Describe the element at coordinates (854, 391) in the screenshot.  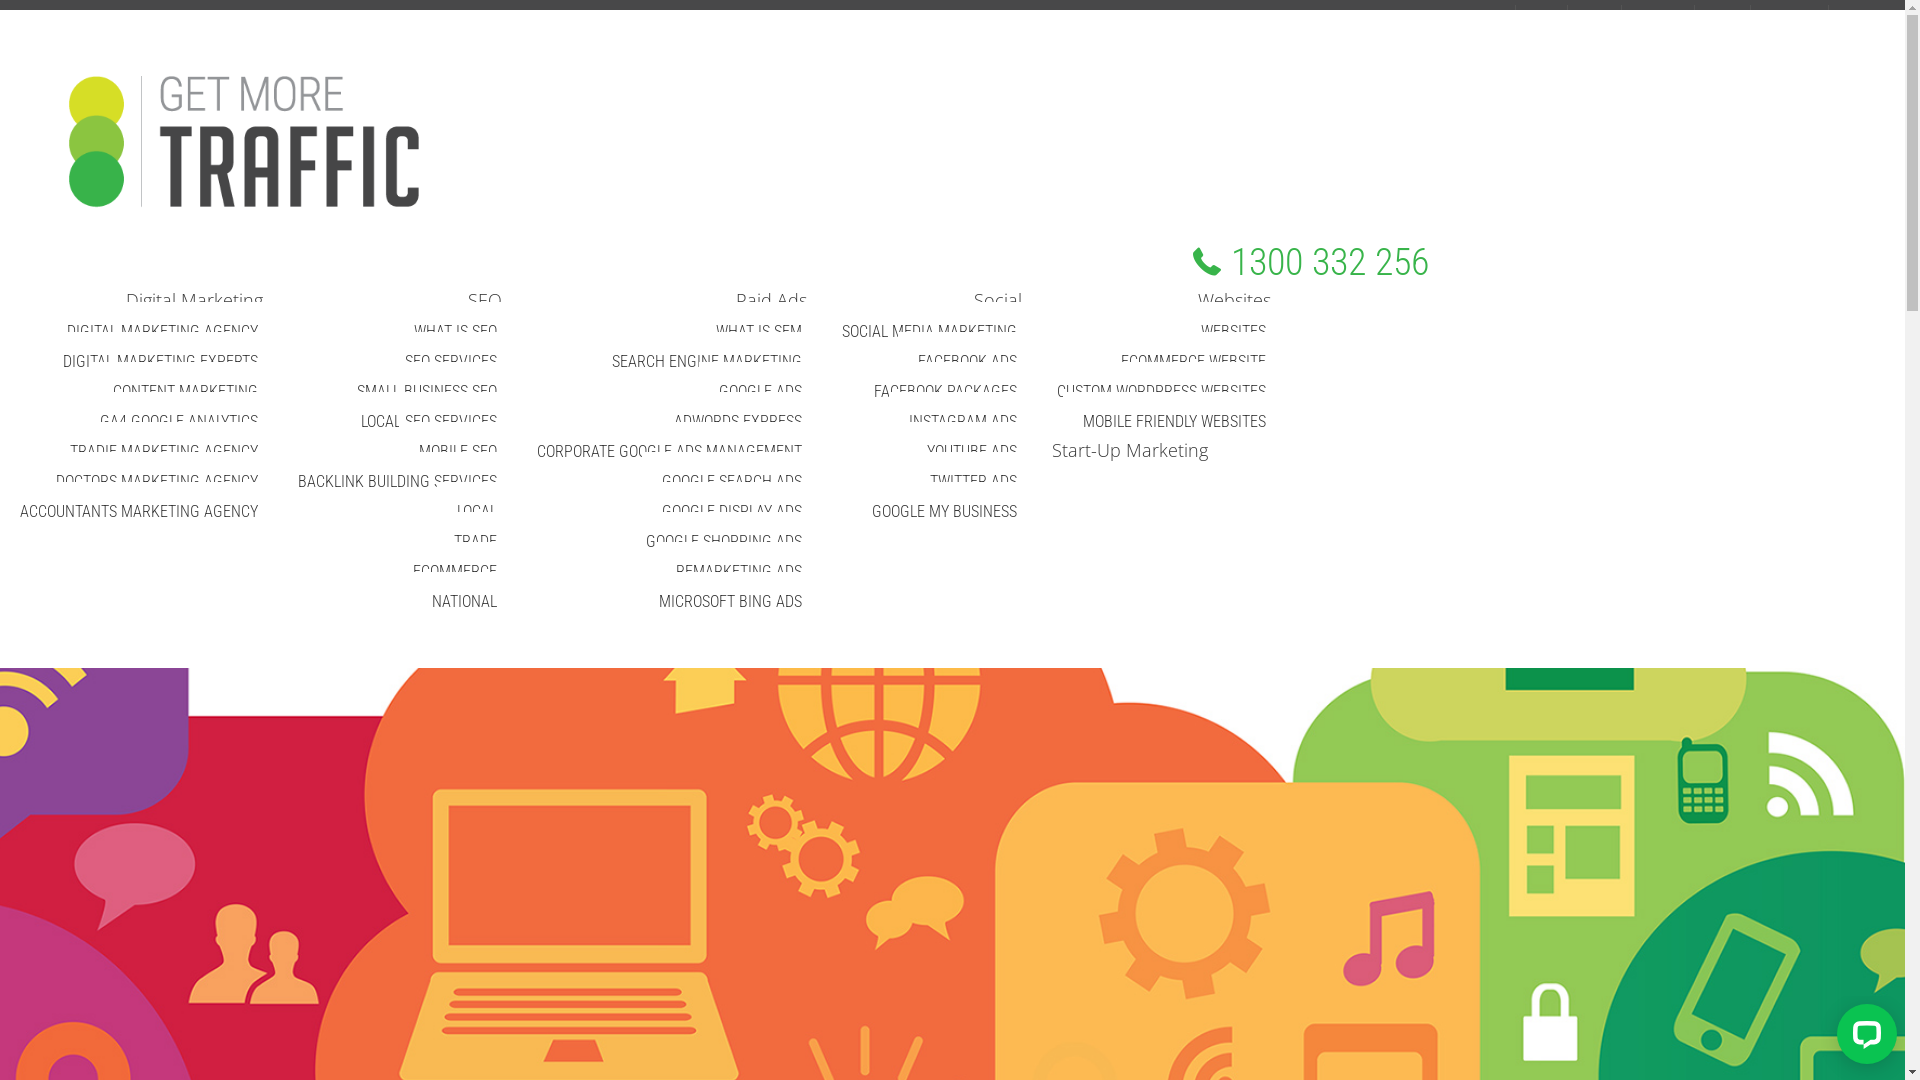
I see `'FACEBOOK PACKAGES'` at that location.